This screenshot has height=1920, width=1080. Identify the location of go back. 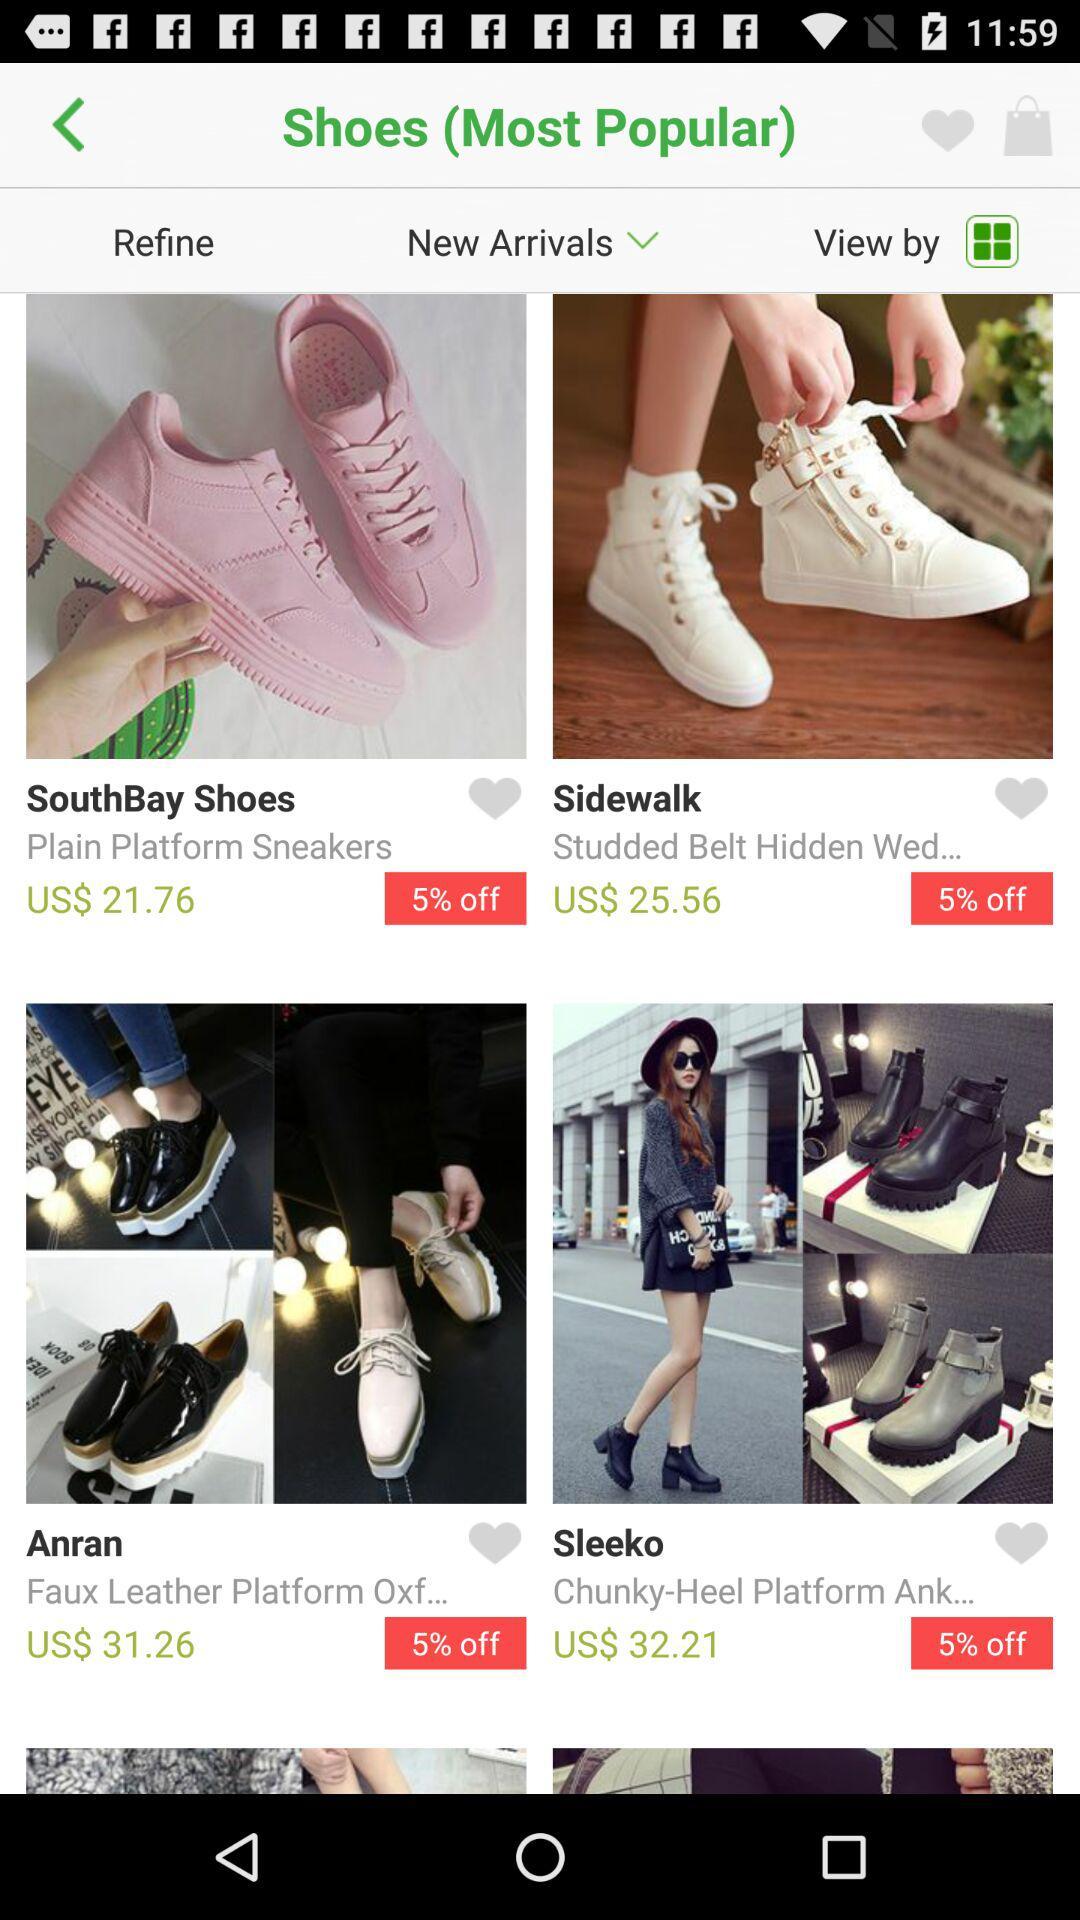
(73, 124).